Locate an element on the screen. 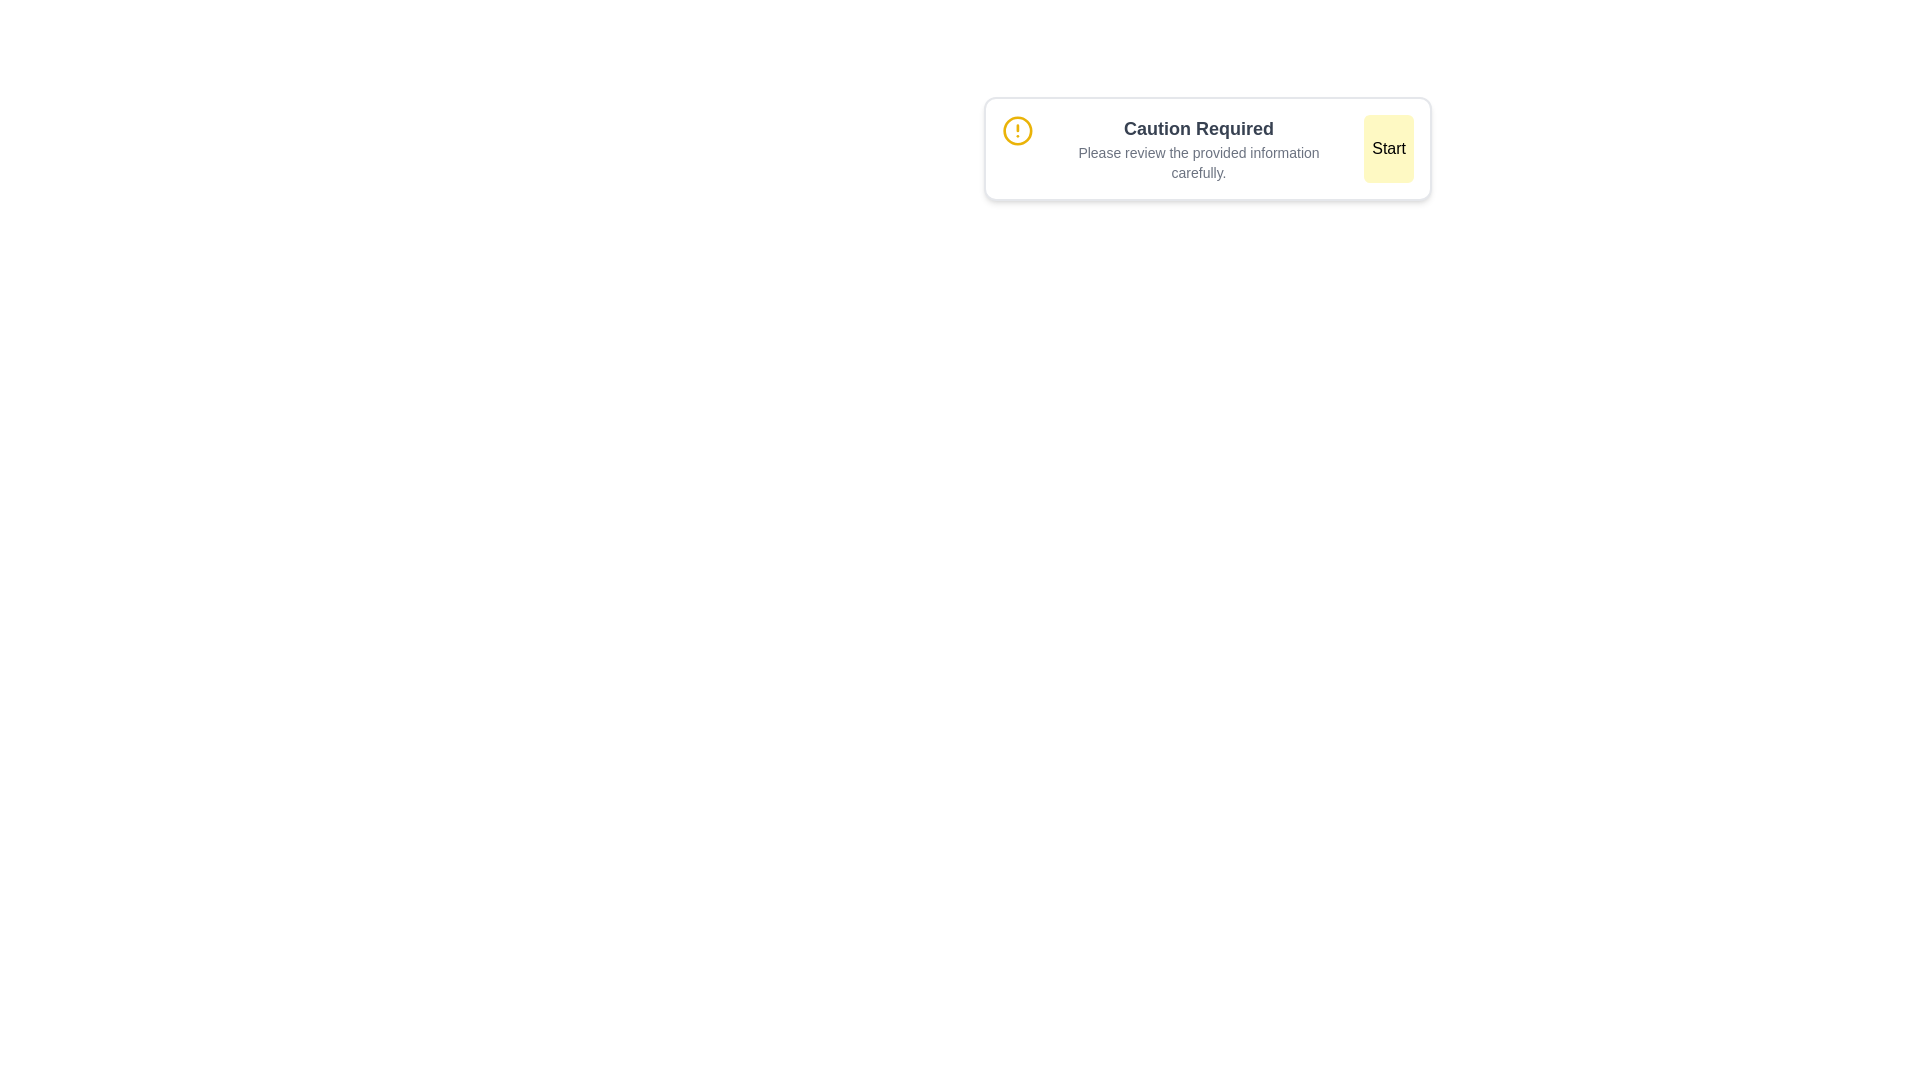 The width and height of the screenshot is (1920, 1080). the yellow circular alert icon with a red core located at the upper-left corner of the notification box is located at coordinates (1017, 131).